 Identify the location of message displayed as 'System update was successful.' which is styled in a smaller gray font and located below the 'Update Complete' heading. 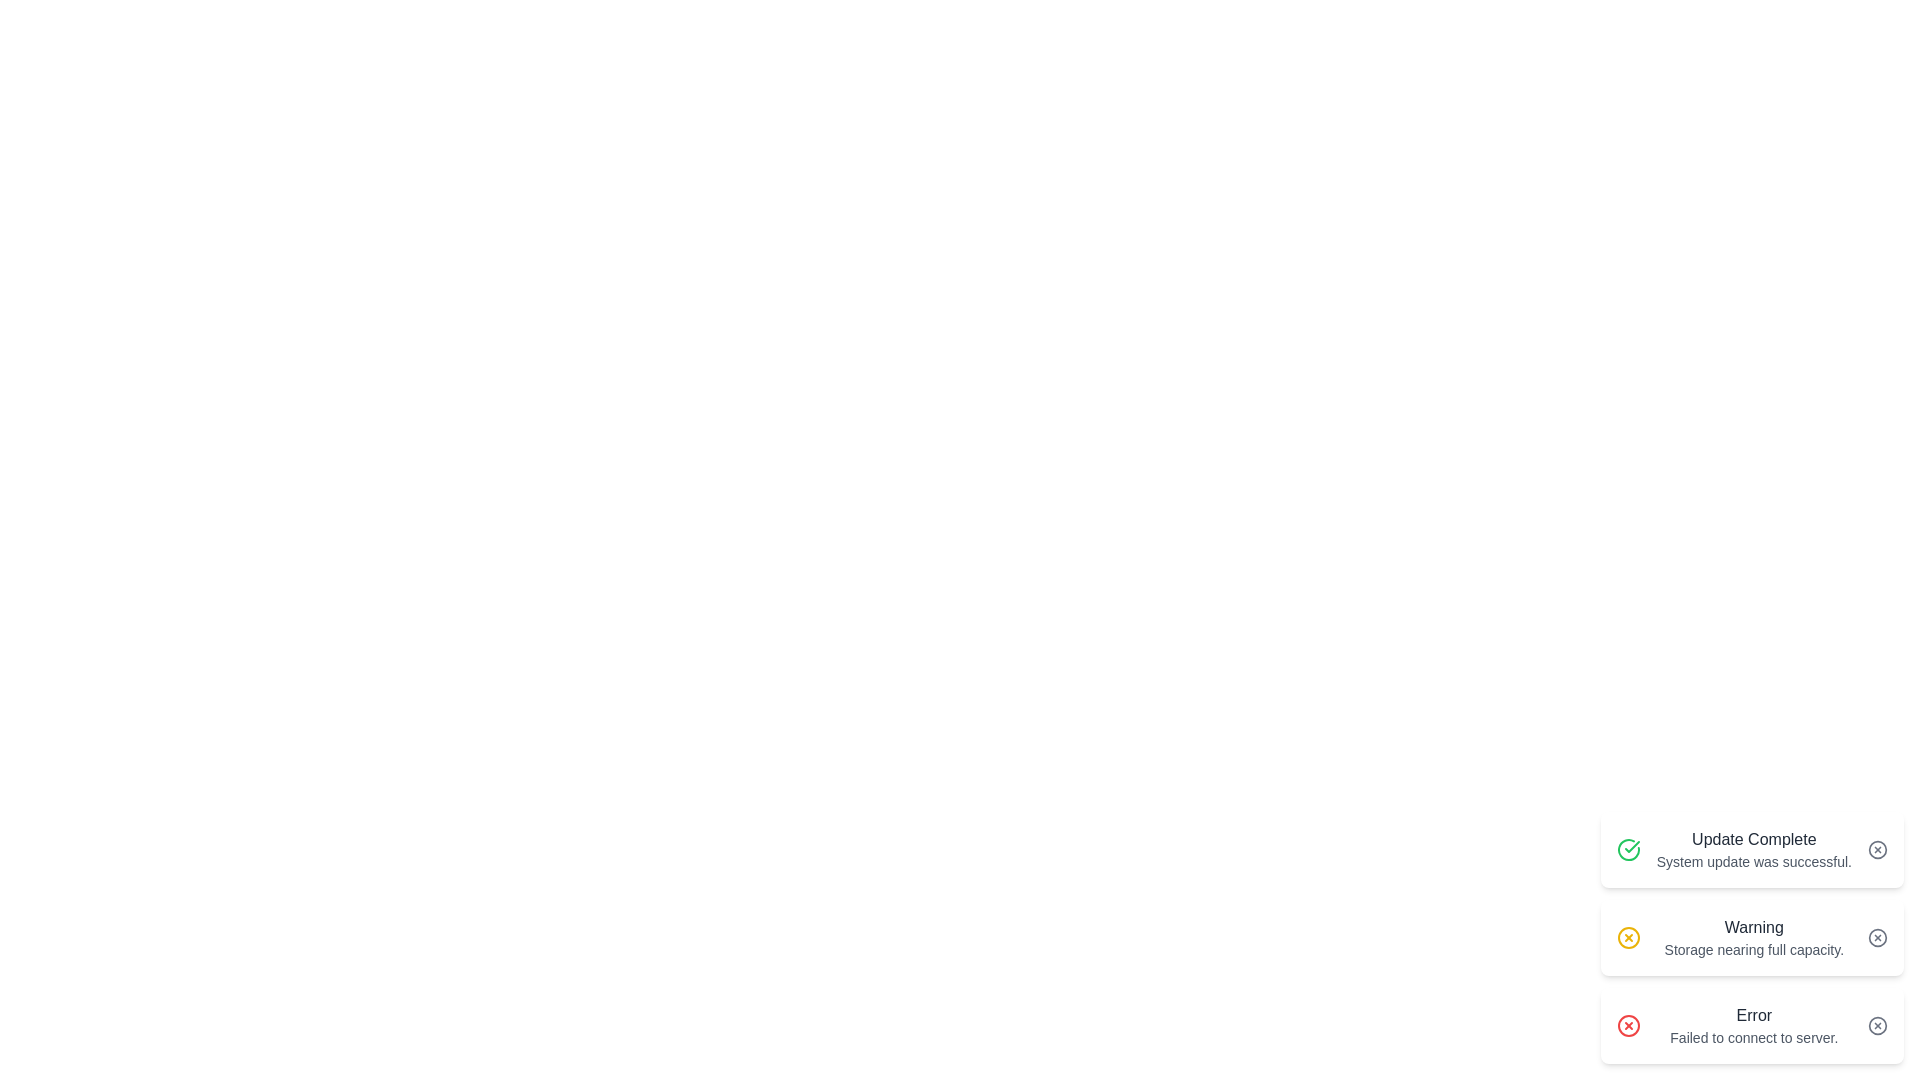
(1753, 860).